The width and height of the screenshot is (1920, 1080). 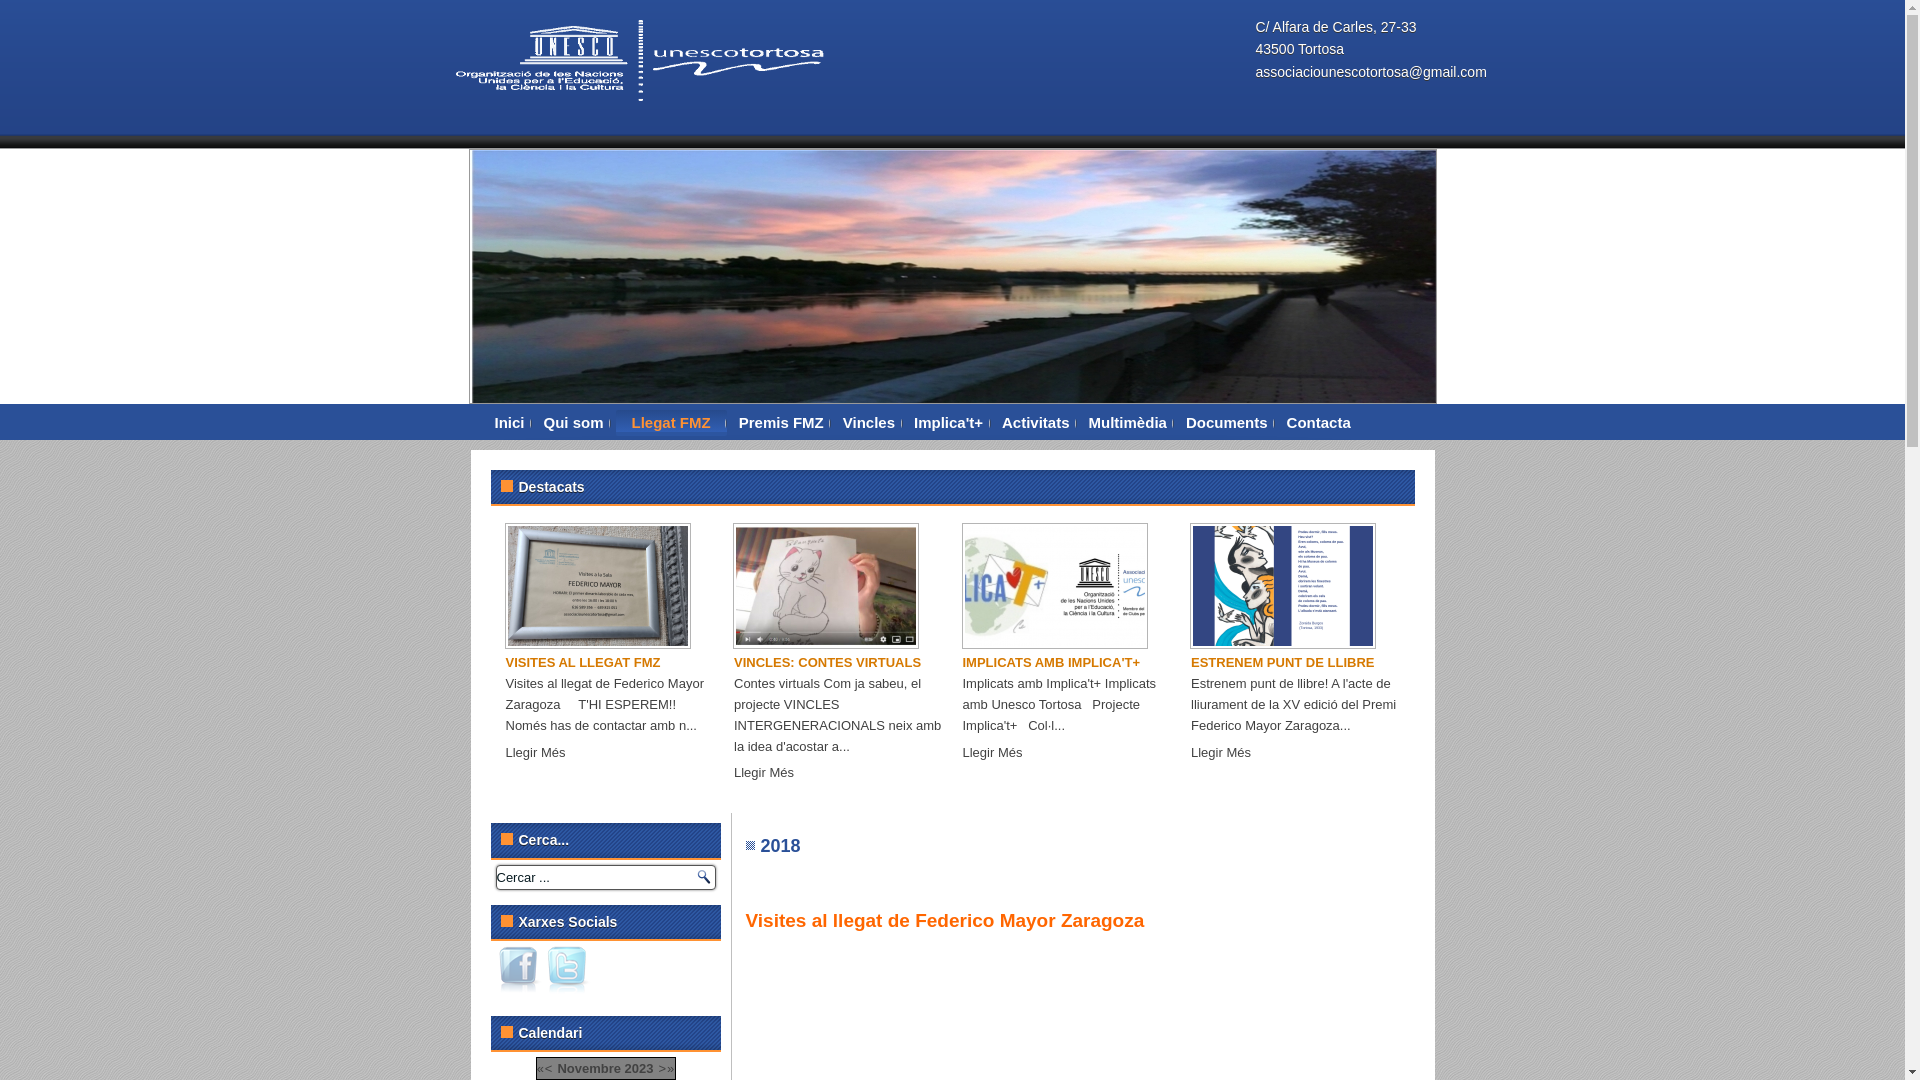 What do you see at coordinates (588, 1067) in the screenshot?
I see `'Novembre'` at bounding box center [588, 1067].